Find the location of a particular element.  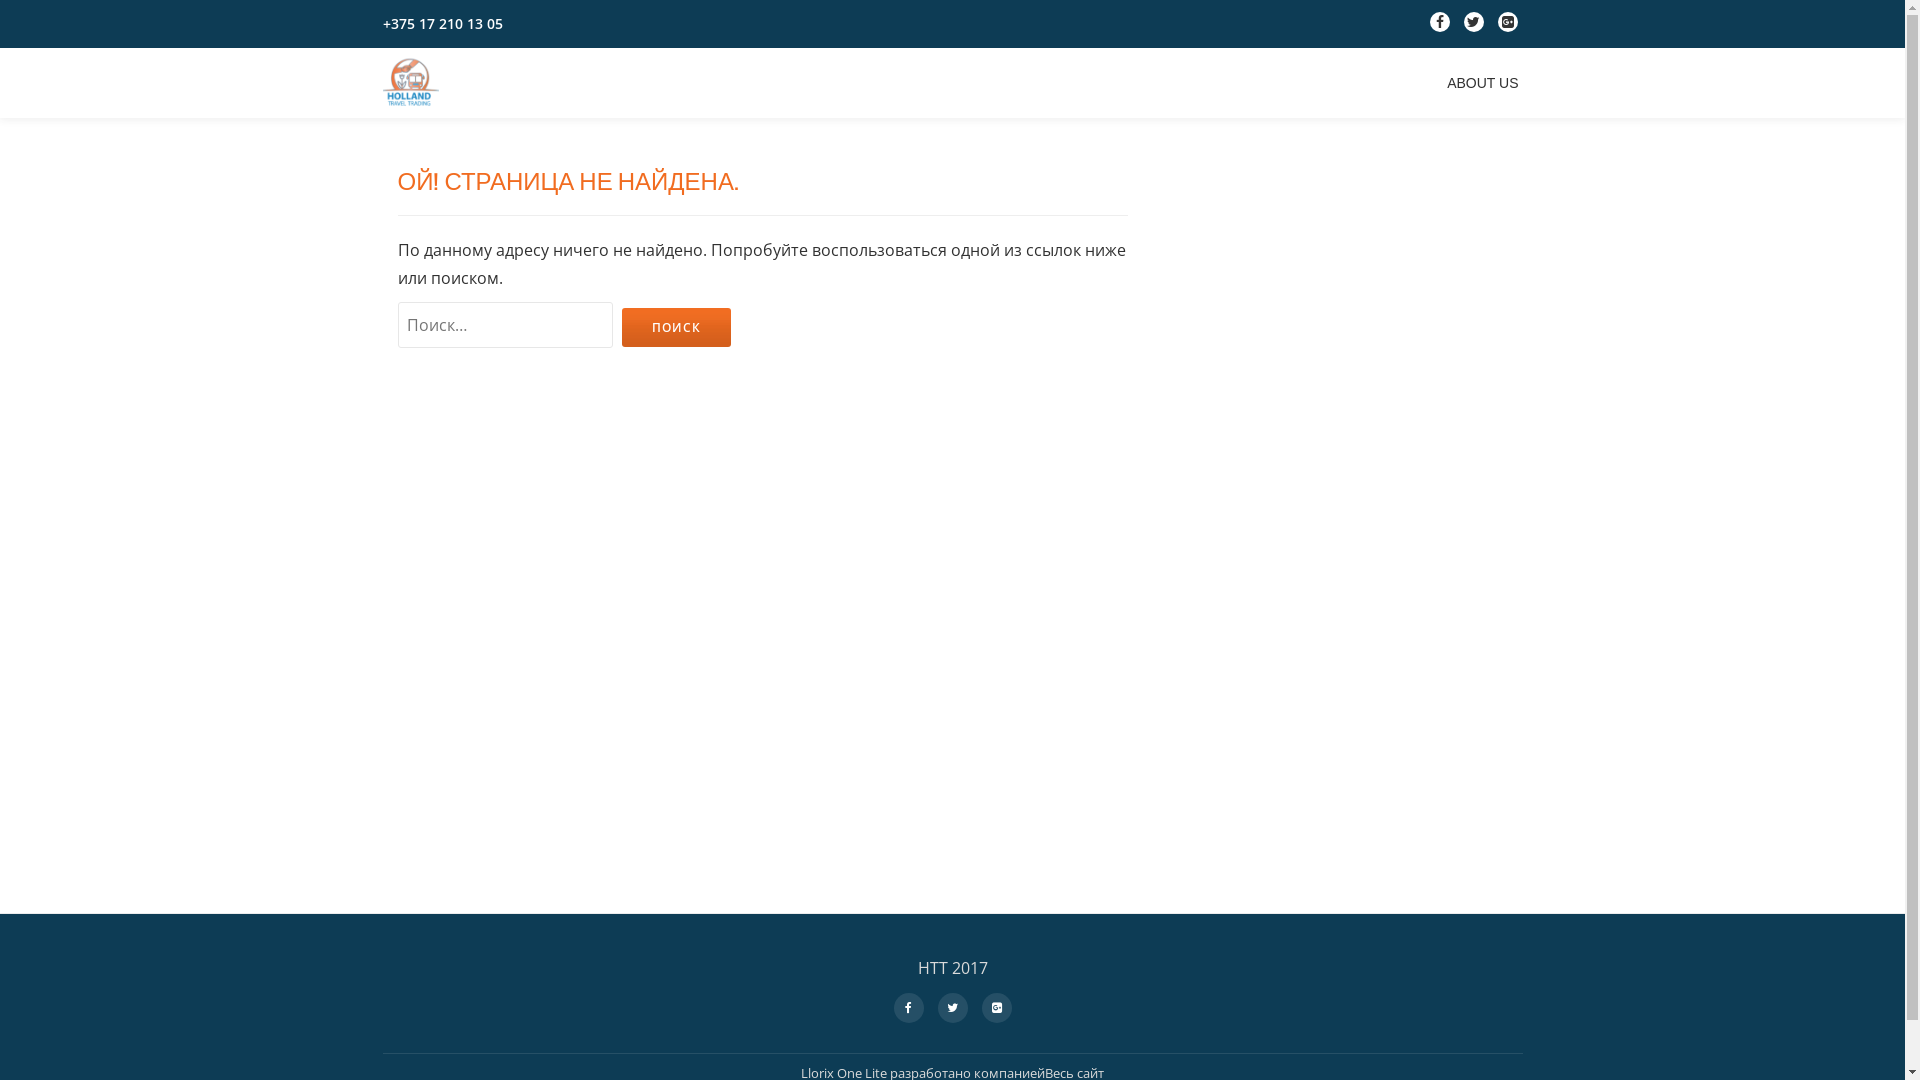

'fa-google-plus-square' is located at coordinates (996, 1006).